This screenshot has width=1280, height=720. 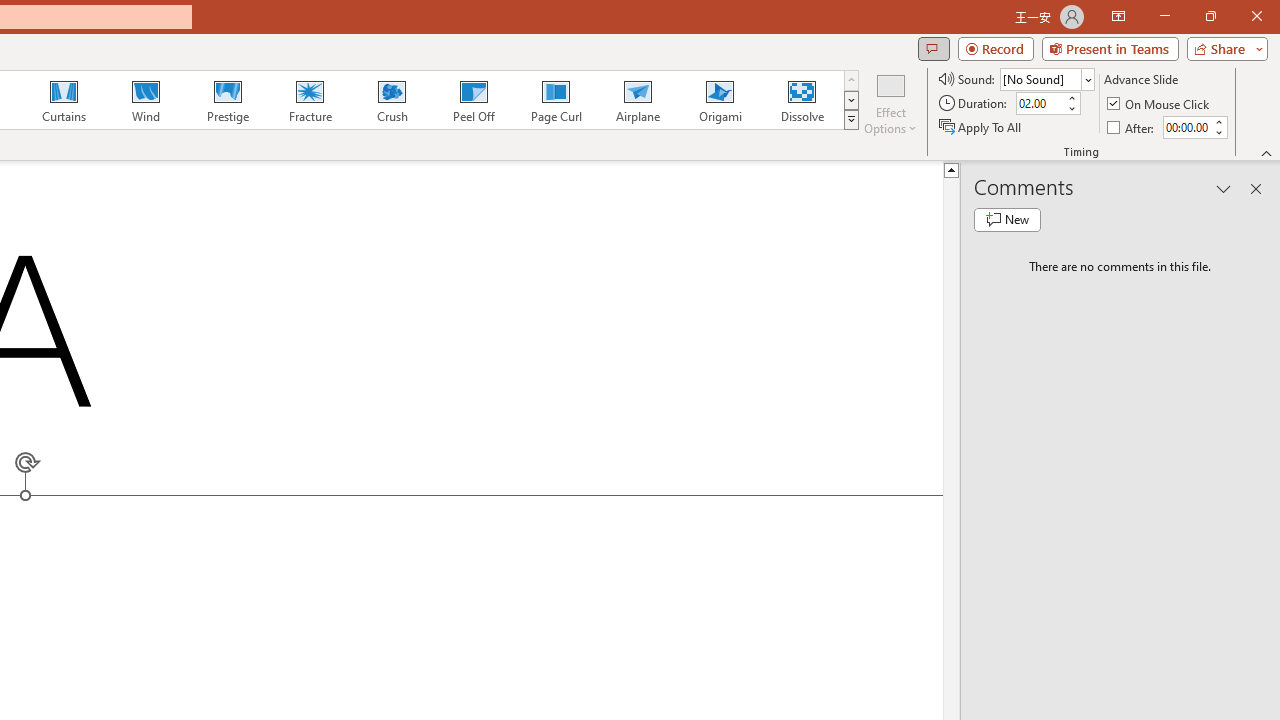 I want to click on 'Page Curl', so click(x=555, y=100).